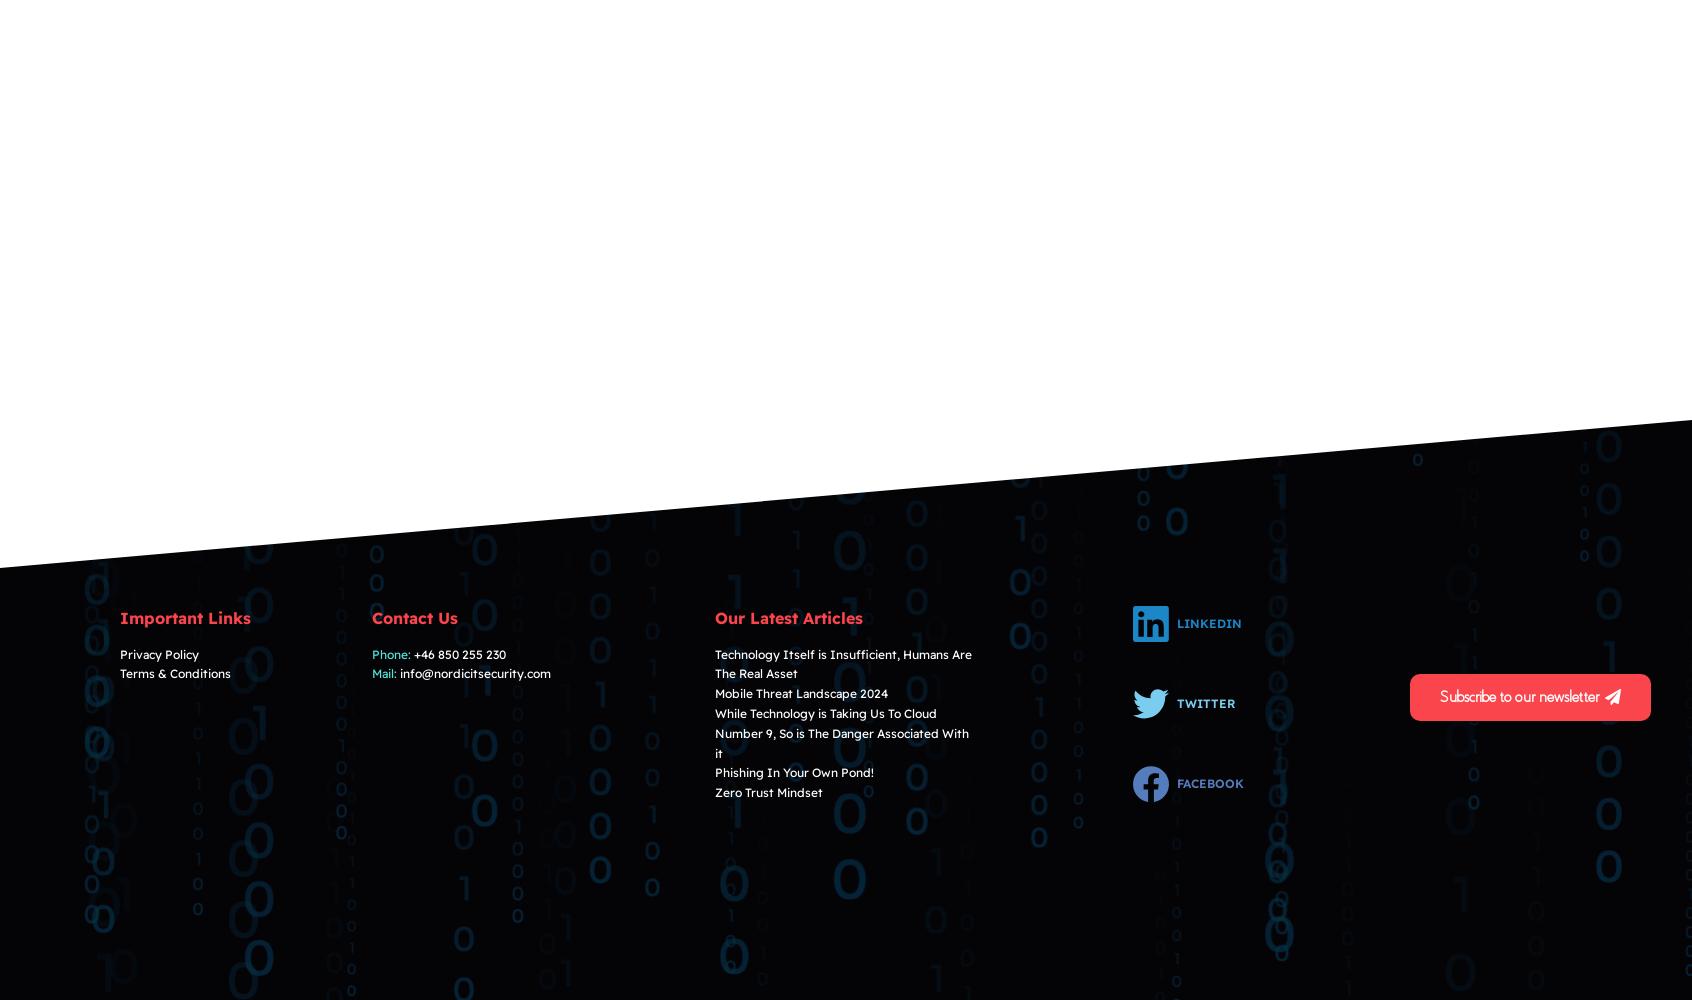 This screenshot has width=1692, height=1000. I want to click on '+46 850 255 230', so click(459, 653).